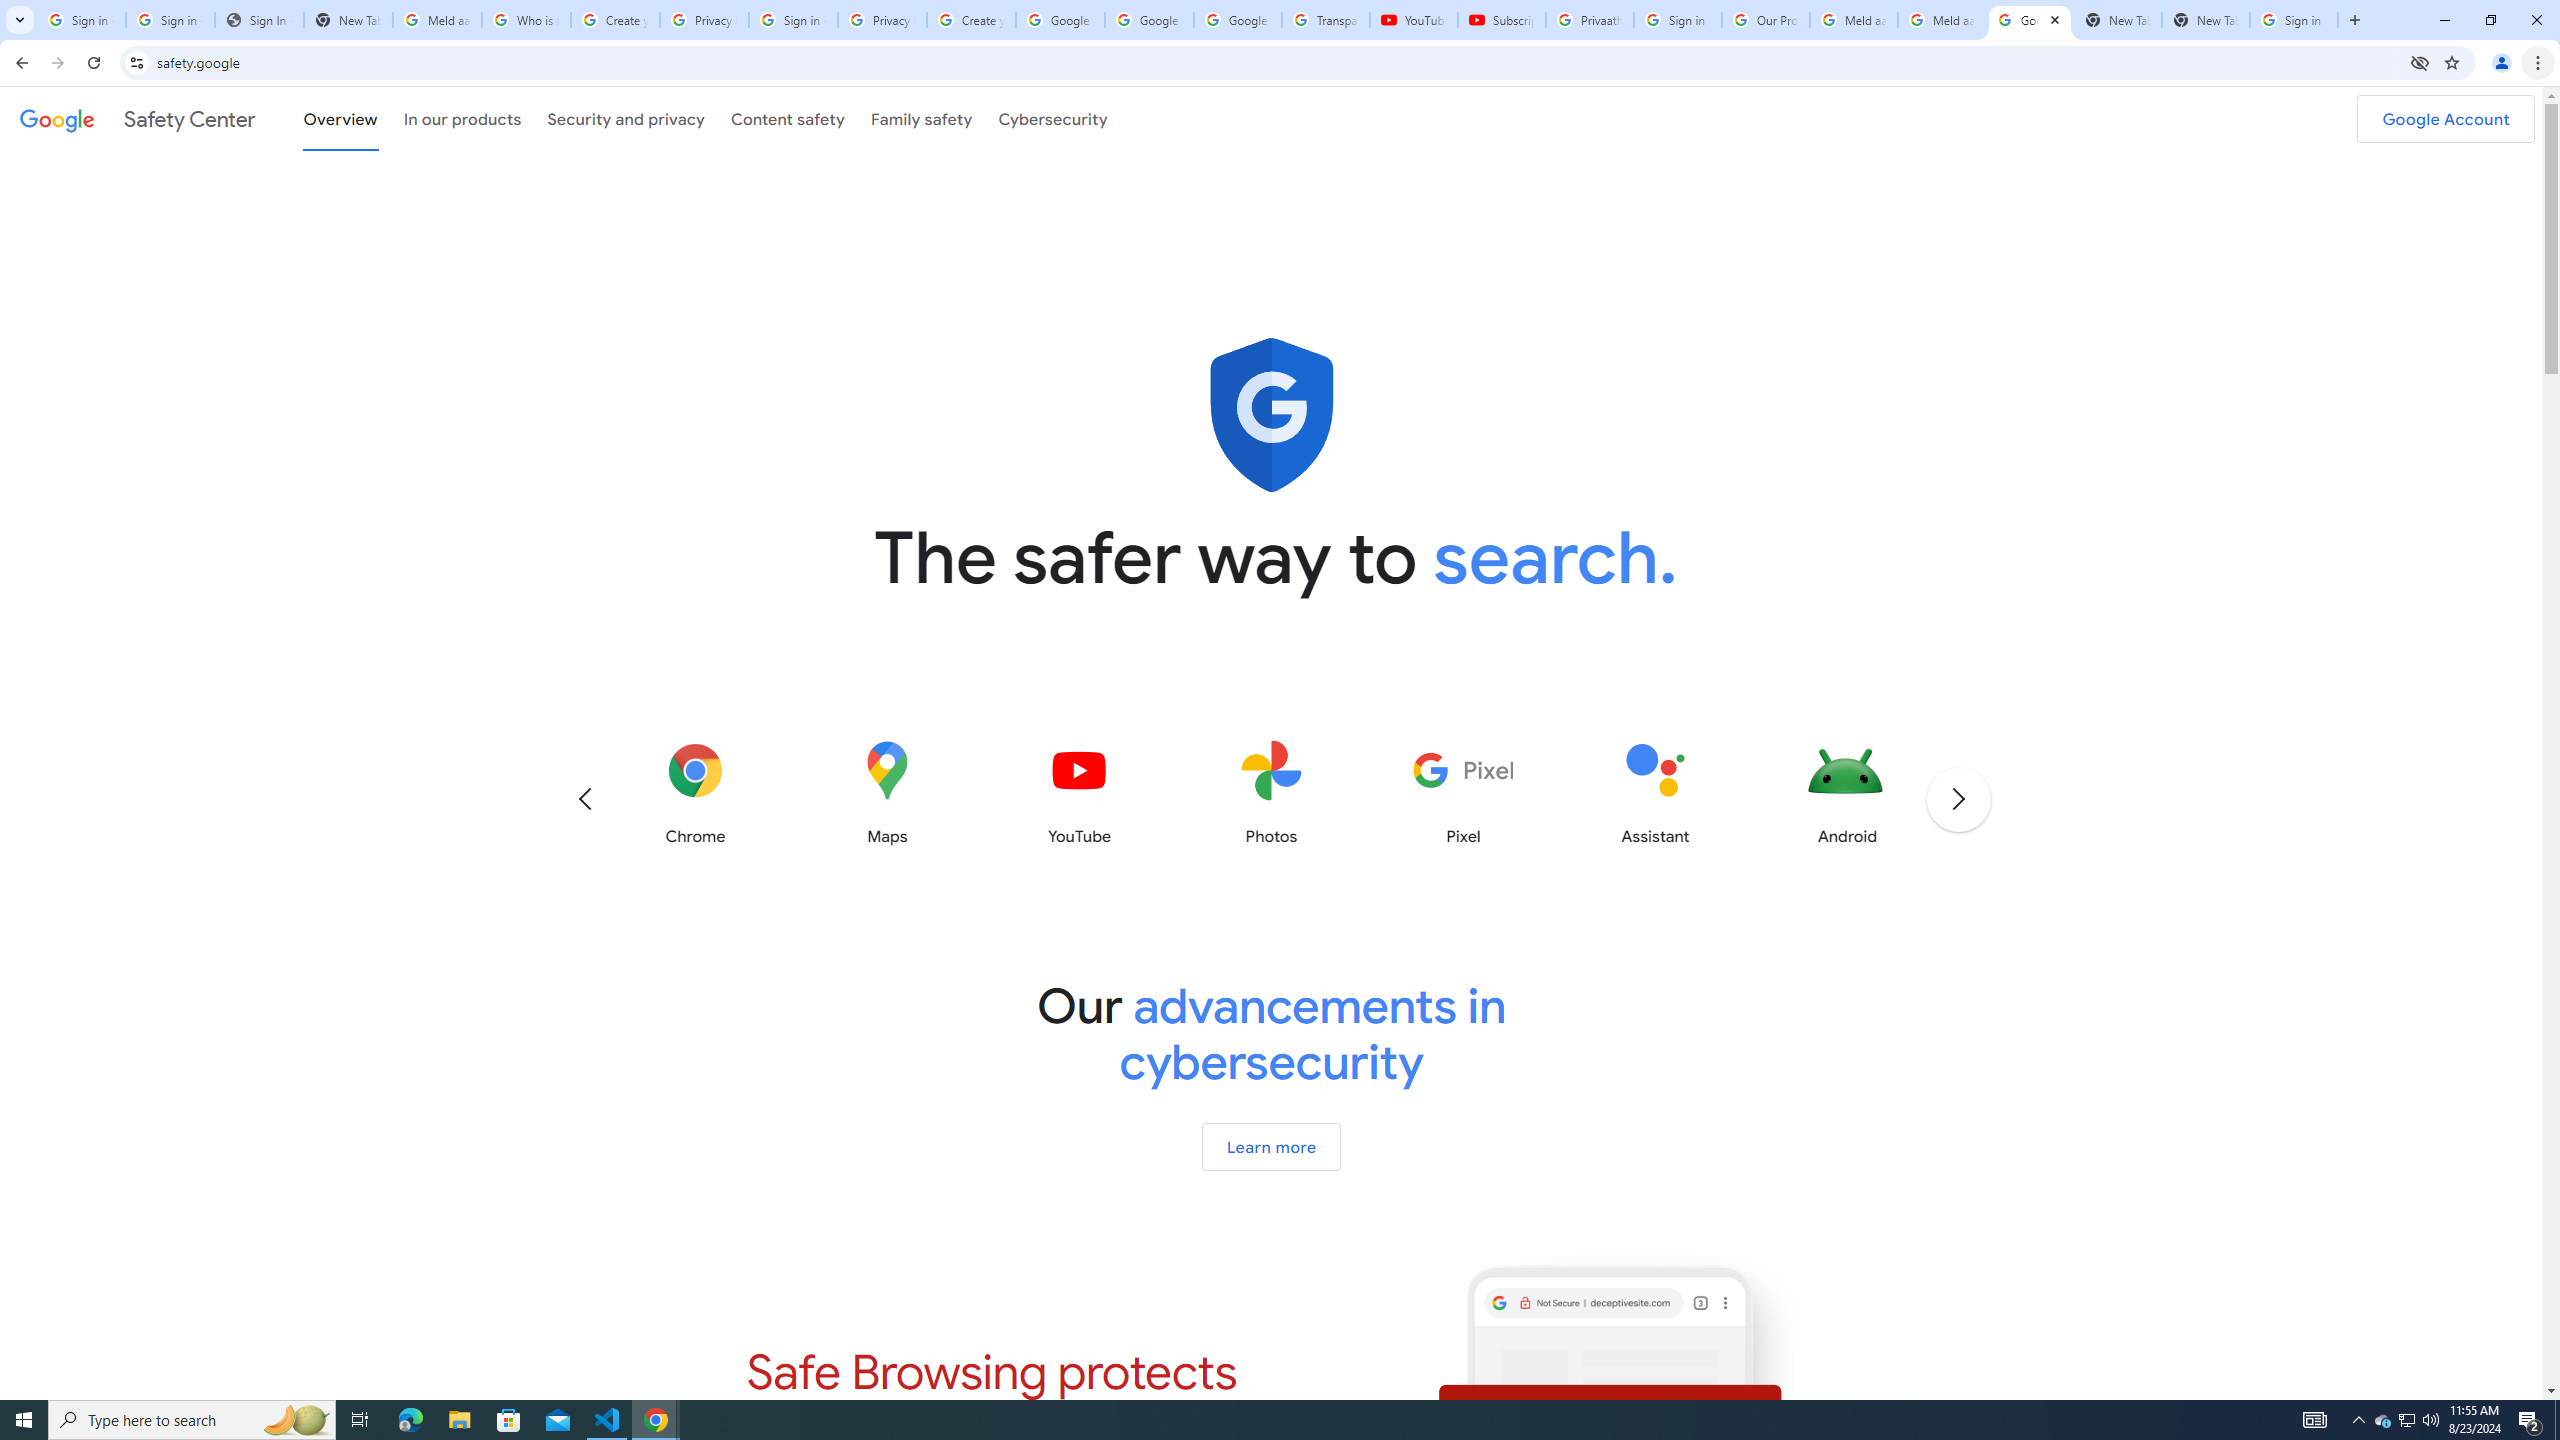 This screenshot has width=2560, height=1440. Describe the element at coordinates (1052, 118) in the screenshot. I see `'Cybersecurity'` at that location.